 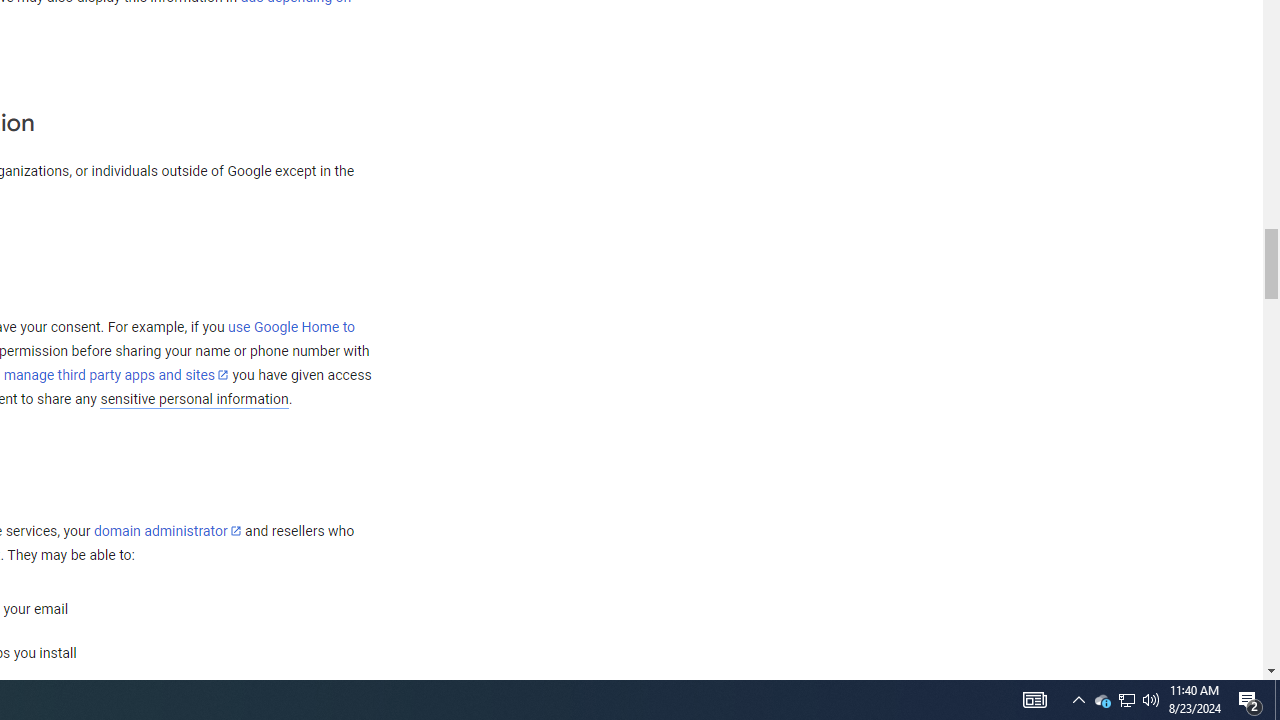 I want to click on 'domain administrator', so click(x=167, y=530).